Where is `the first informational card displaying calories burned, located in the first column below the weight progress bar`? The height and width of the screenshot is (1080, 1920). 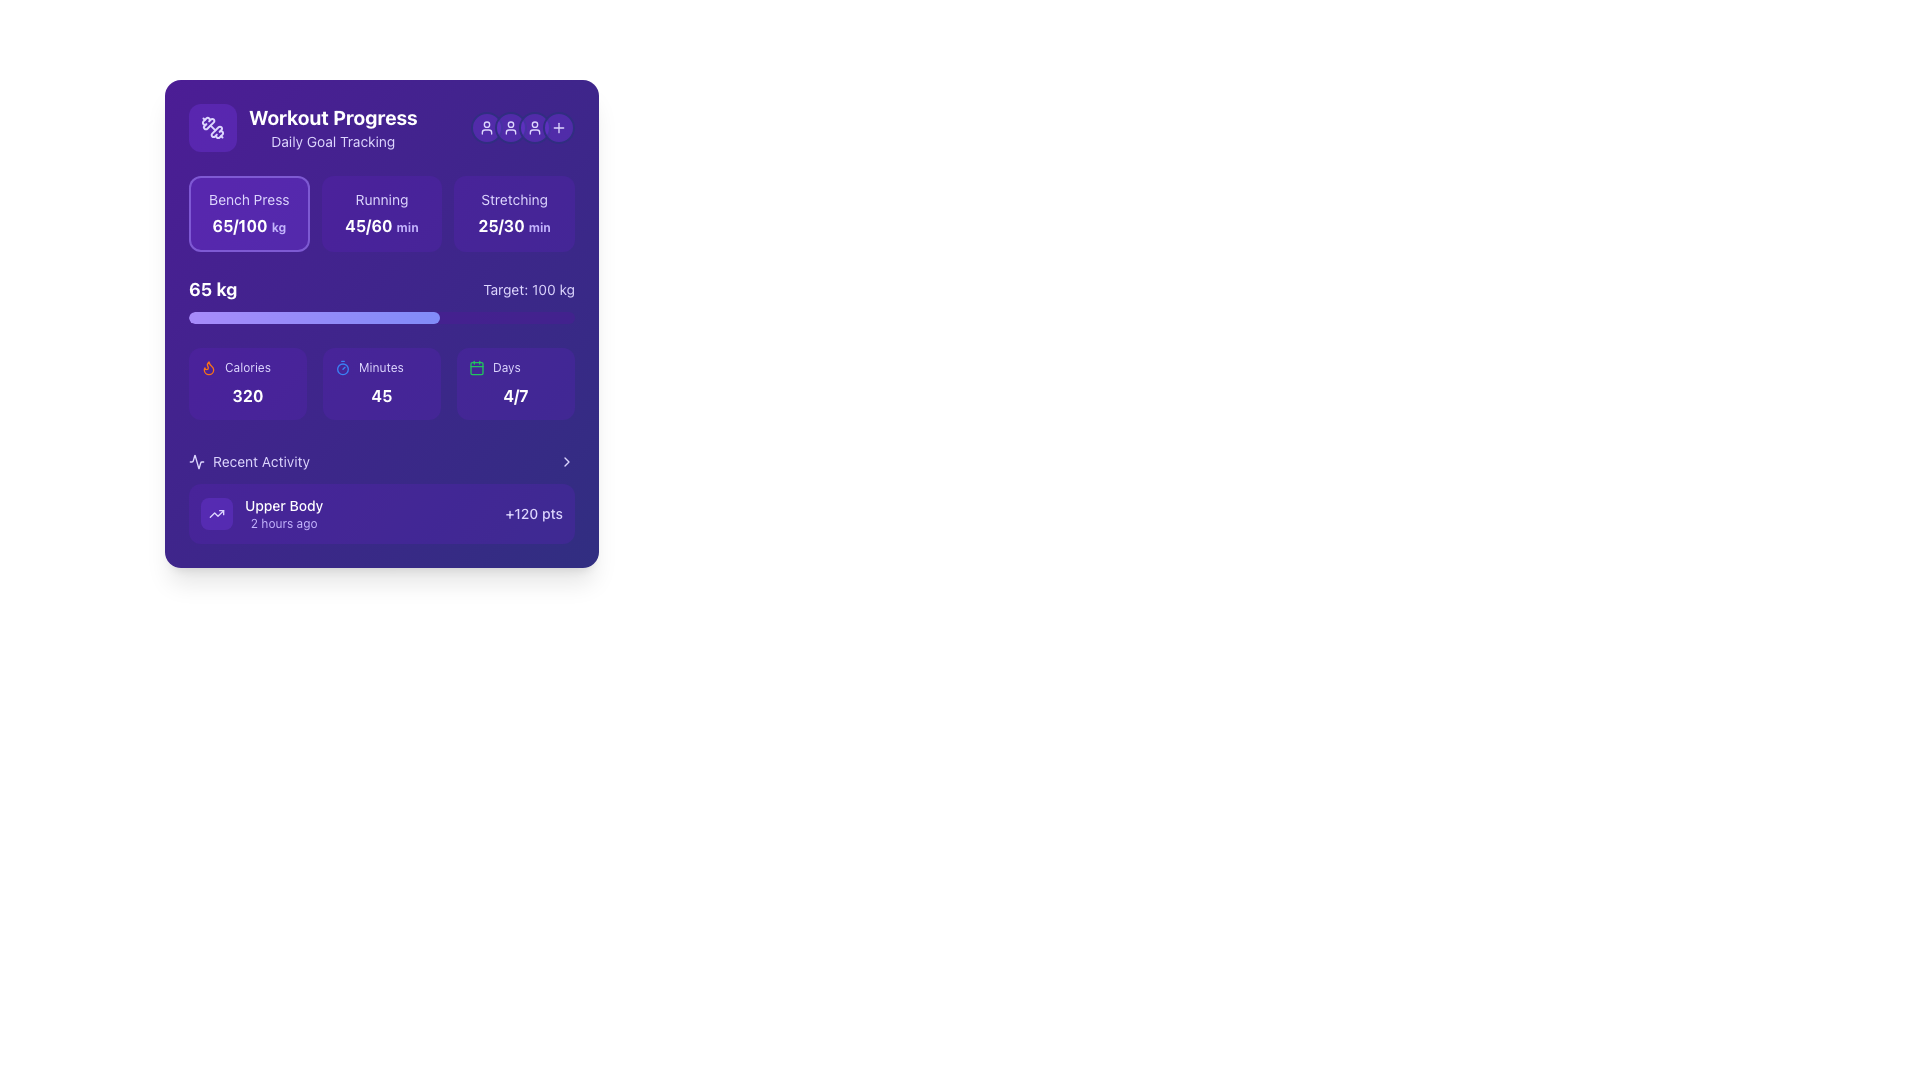
the first informational card displaying calories burned, located in the first column below the weight progress bar is located at coordinates (247, 384).